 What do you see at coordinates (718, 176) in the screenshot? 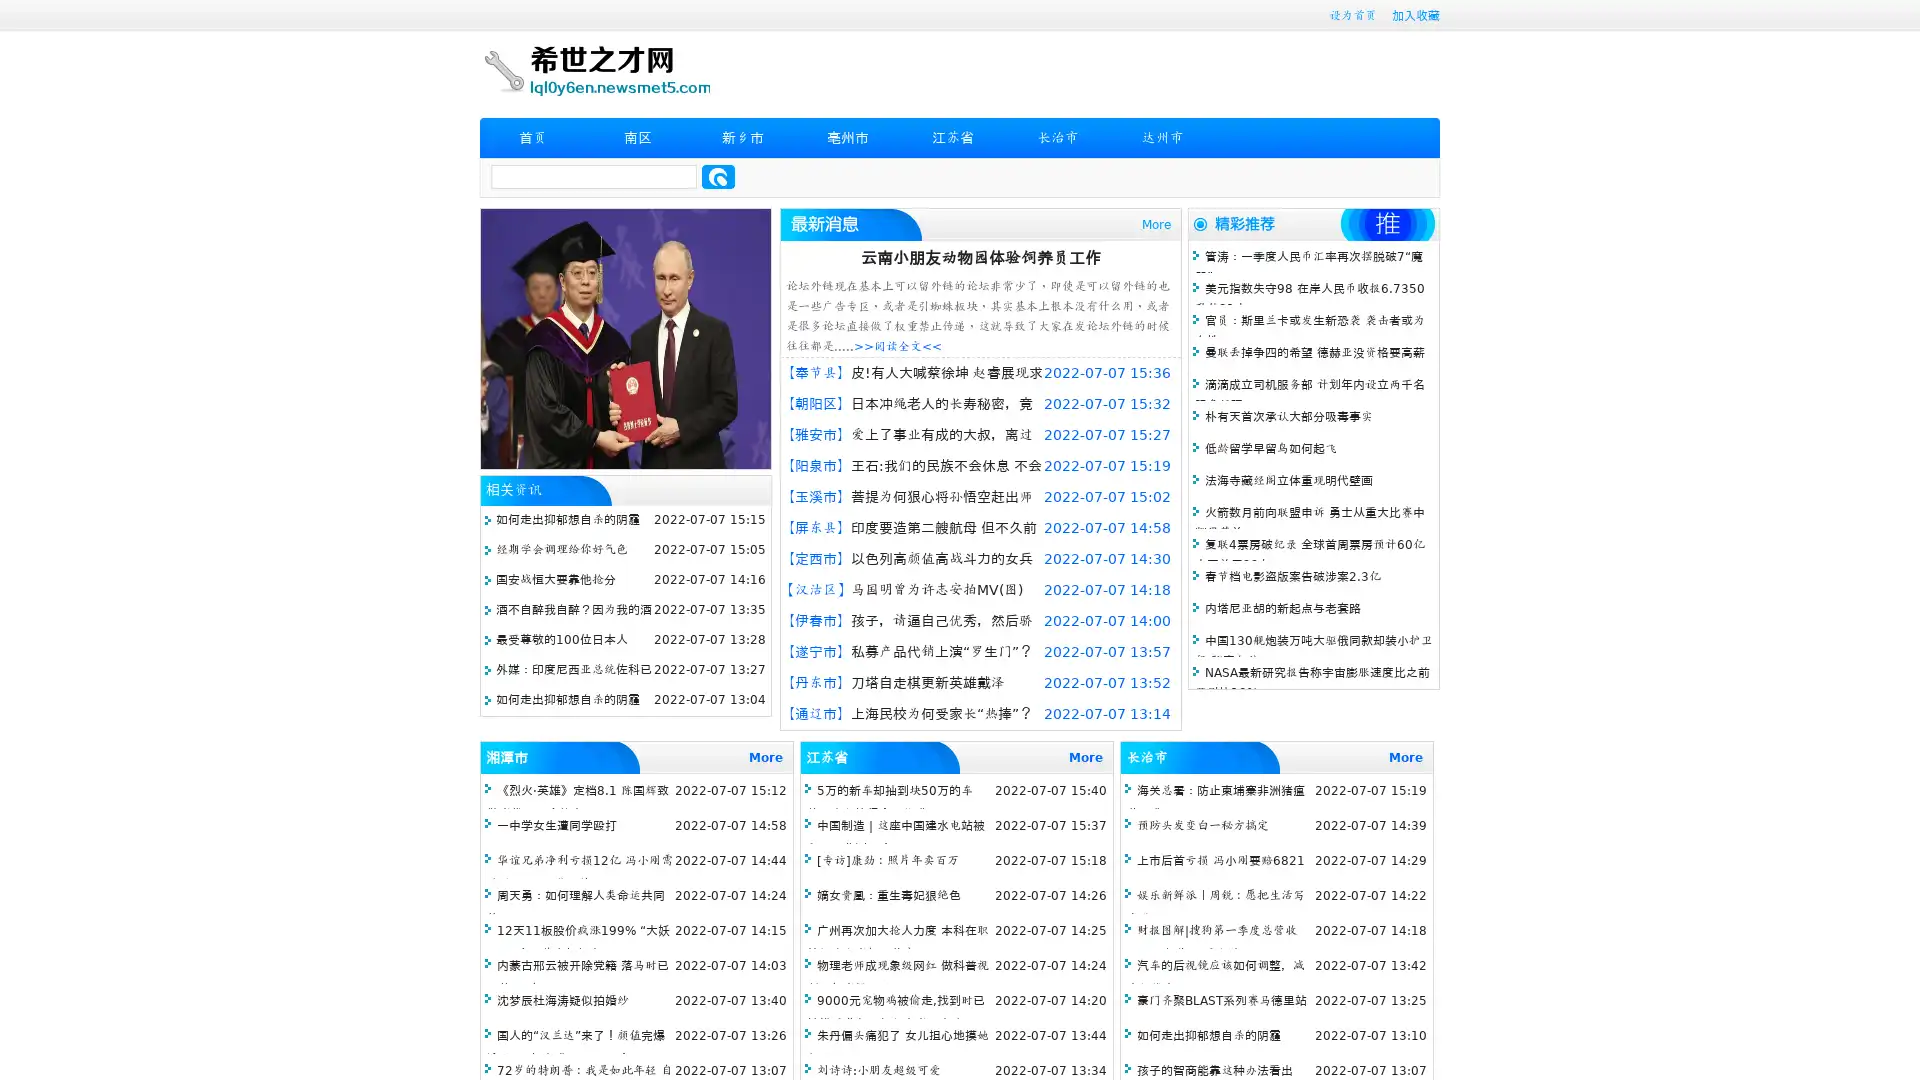
I see `Search` at bounding box center [718, 176].